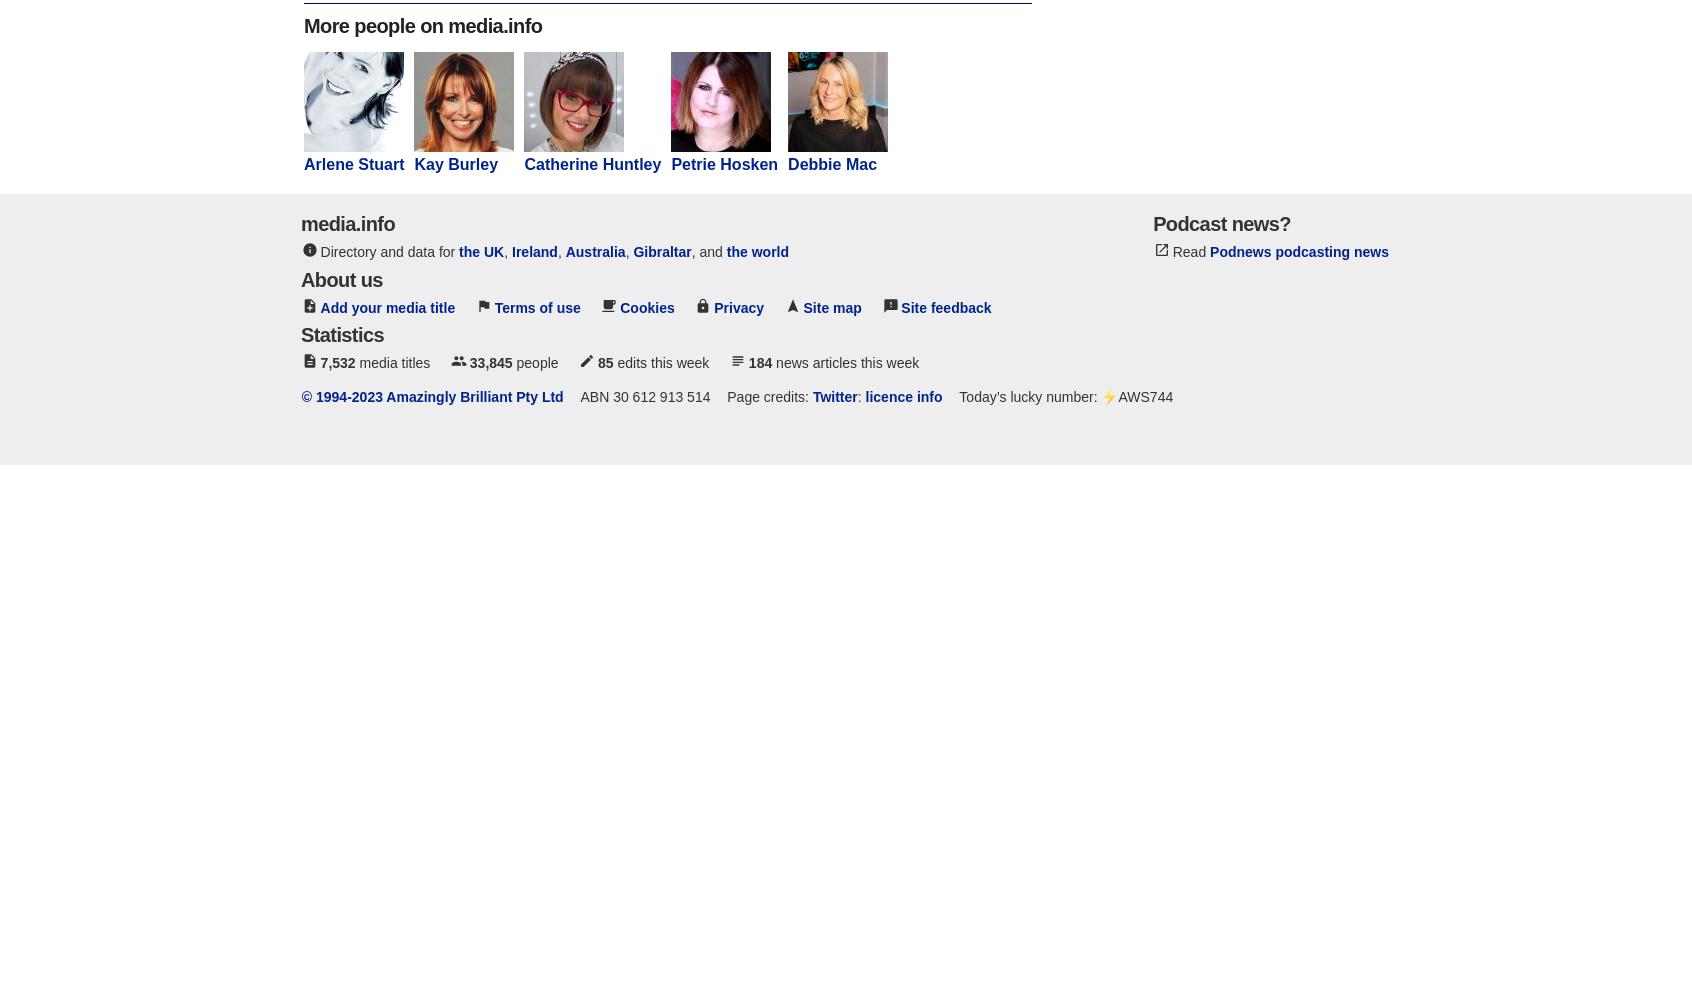  What do you see at coordinates (336, 362) in the screenshot?
I see `'7,532'` at bounding box center [336, 362].